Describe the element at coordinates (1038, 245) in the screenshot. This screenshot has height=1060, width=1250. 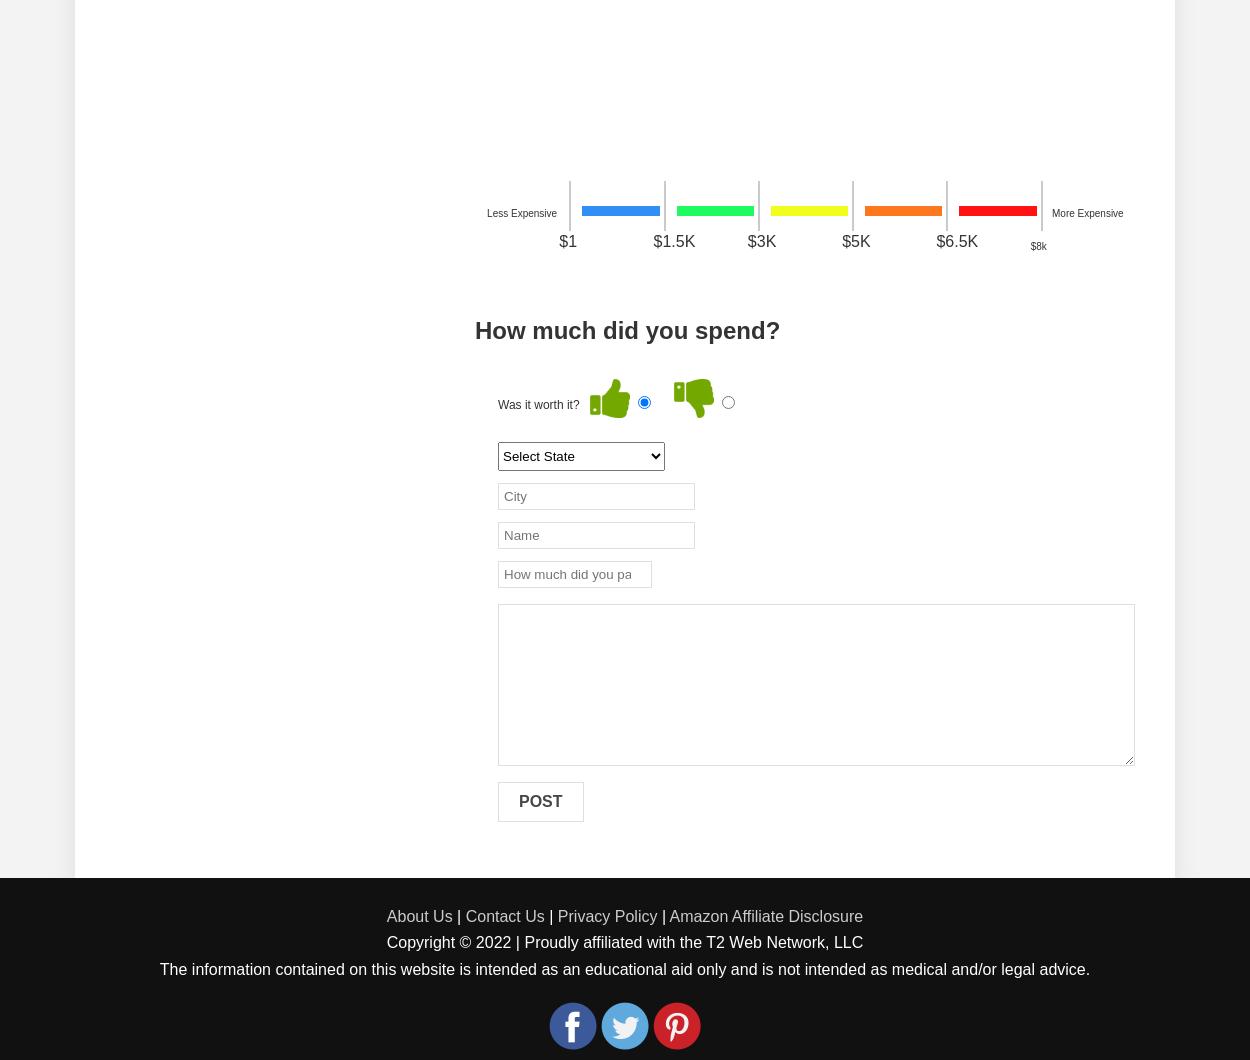
I see `'$8k'` at that location.